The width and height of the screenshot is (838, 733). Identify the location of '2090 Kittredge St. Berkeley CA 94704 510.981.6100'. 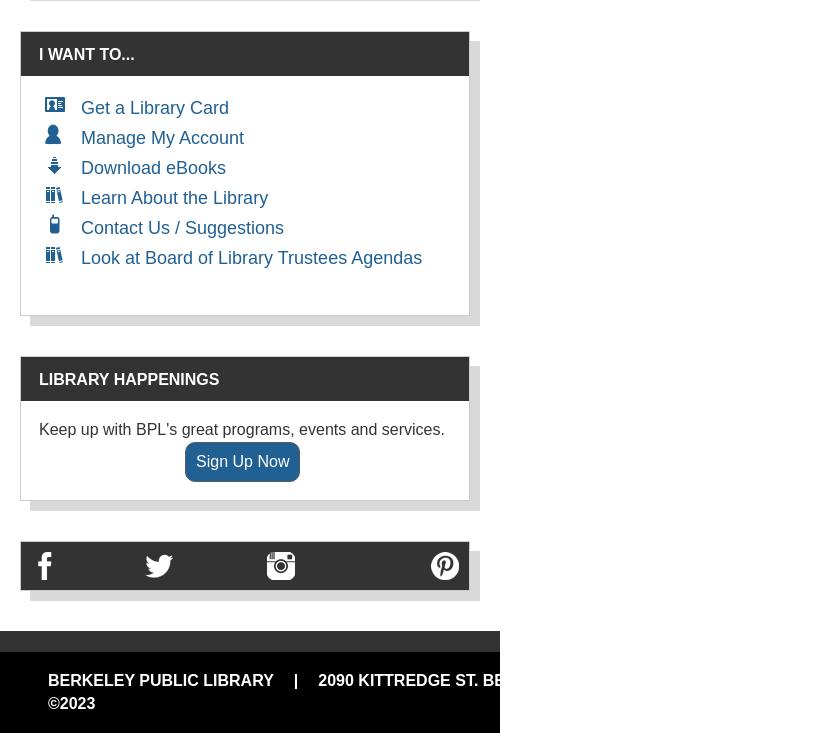
(317, 680).